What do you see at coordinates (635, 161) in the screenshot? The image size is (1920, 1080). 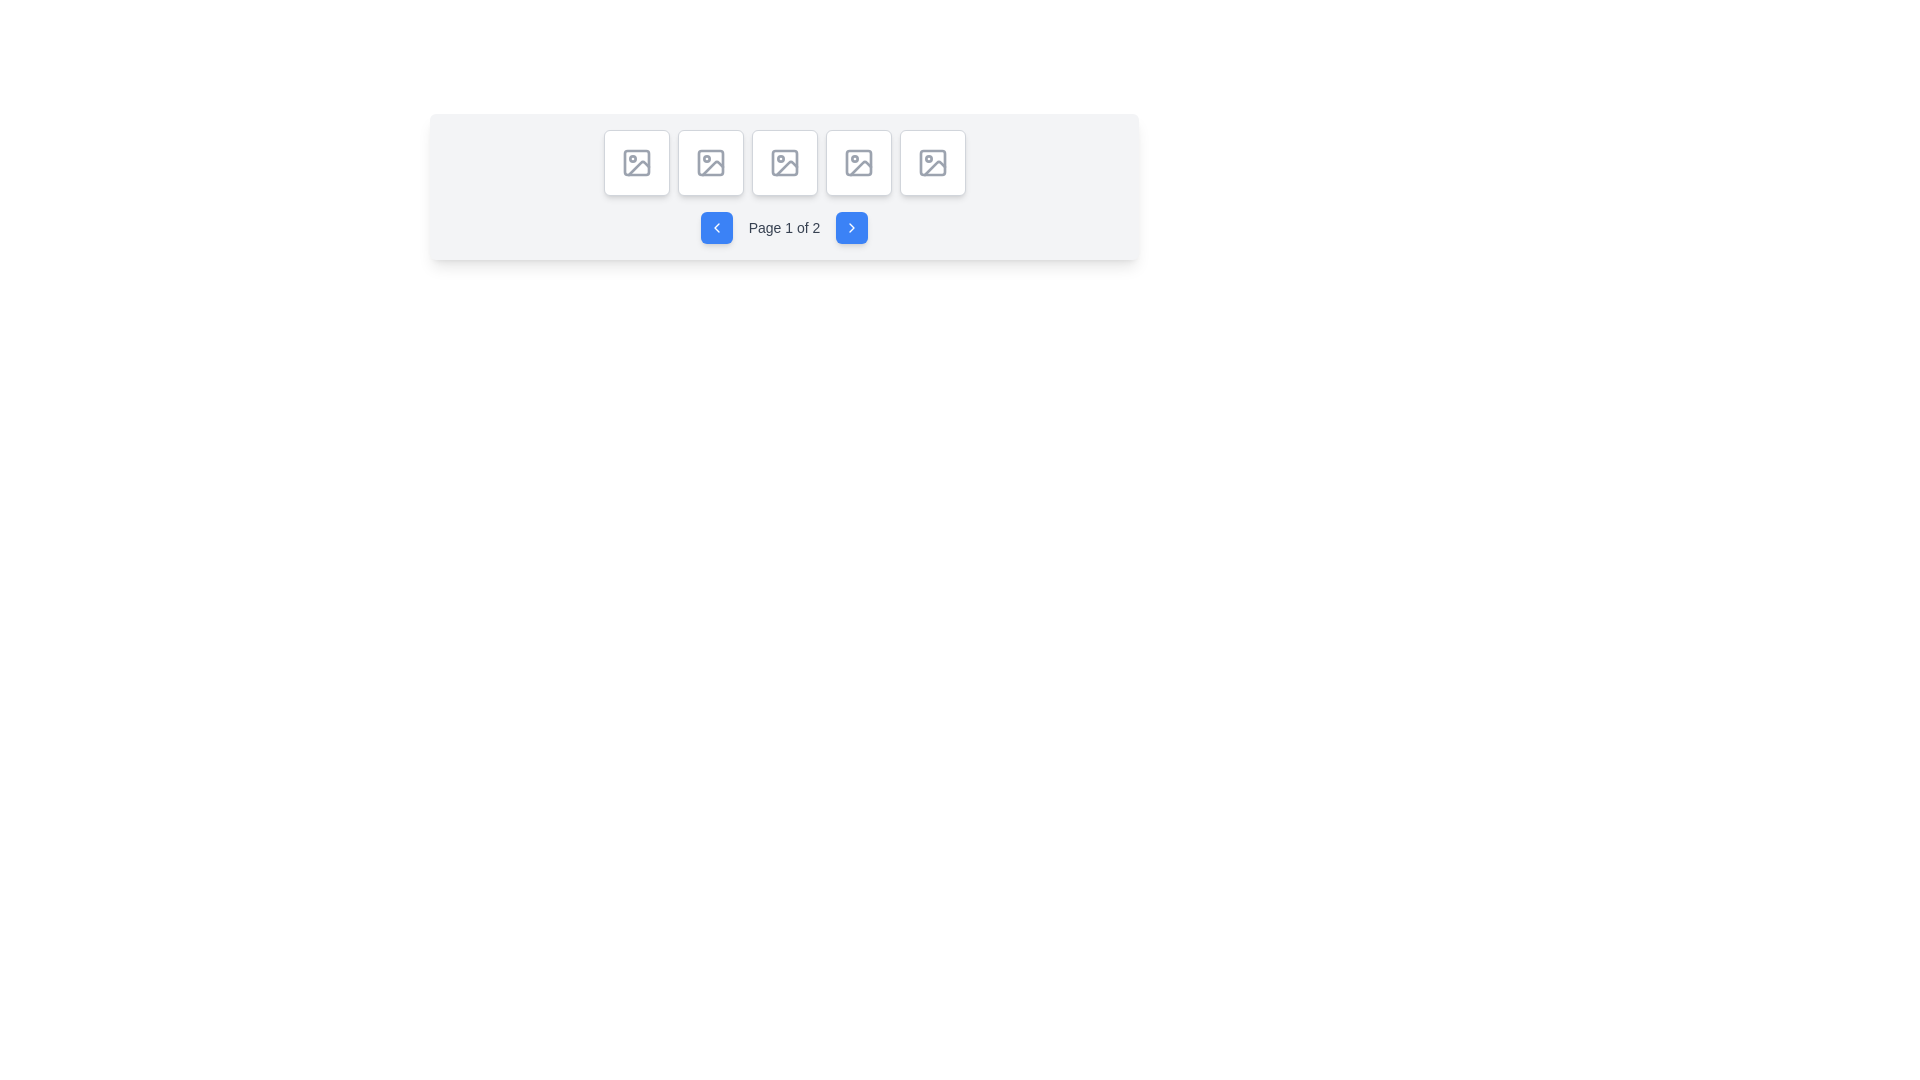 I see `the first icon in a row of five similar icons located in the central portion of the interface` at bounding box center [635, 161].